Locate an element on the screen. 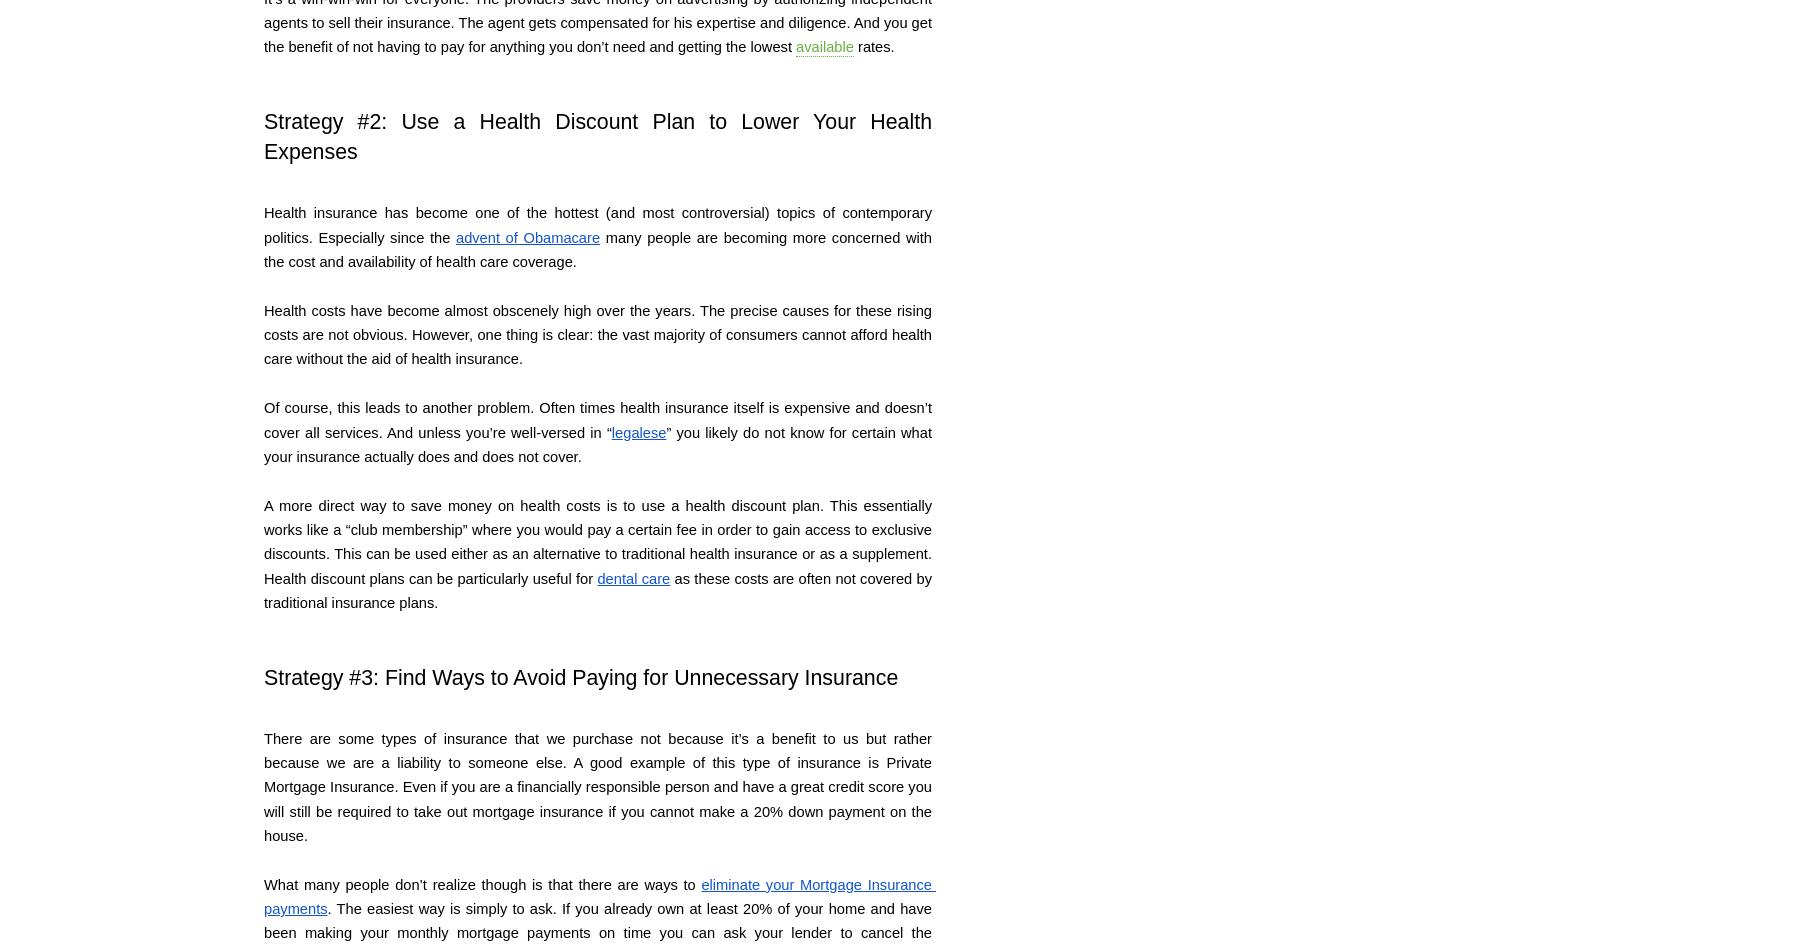 Image resolution: width=1808 pixels, height=951 pixels. 'Health costs have become almost obscenely high over the years. The precise causes for these rising costs are not obvious. However, one thing is clear: the vast majority of consumers cannot afford health care without the aid of health insurance.' is located at coordinates (599, 334).